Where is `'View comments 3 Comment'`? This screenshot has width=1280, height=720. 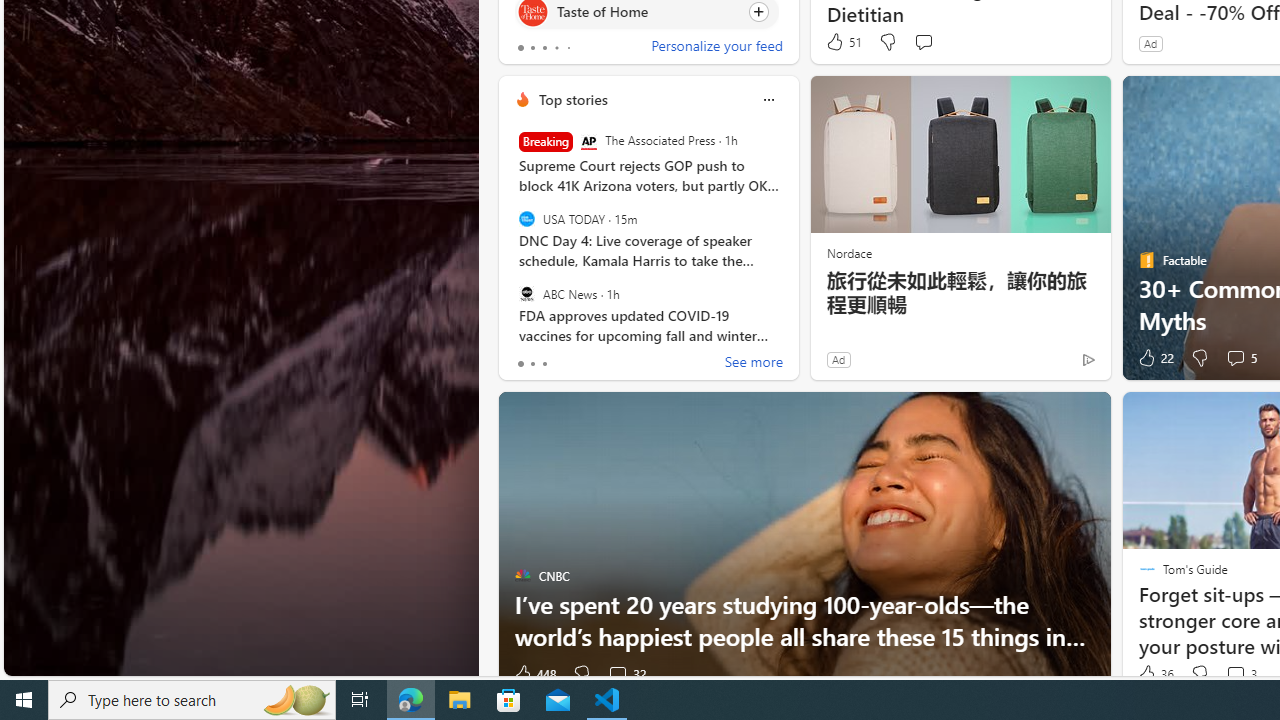
'View comments 3 Comment' is located at coordinates (1239, 674).